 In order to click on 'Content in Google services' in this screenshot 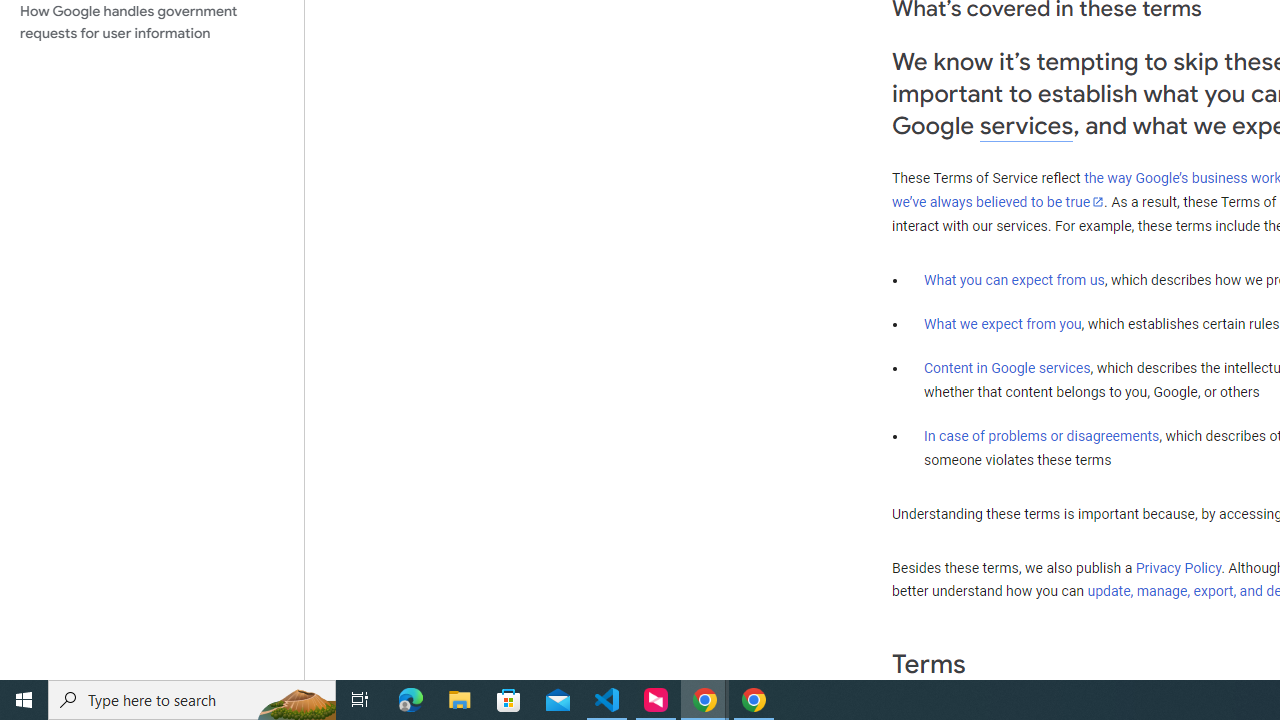, I will do `click(1007, 368)`.